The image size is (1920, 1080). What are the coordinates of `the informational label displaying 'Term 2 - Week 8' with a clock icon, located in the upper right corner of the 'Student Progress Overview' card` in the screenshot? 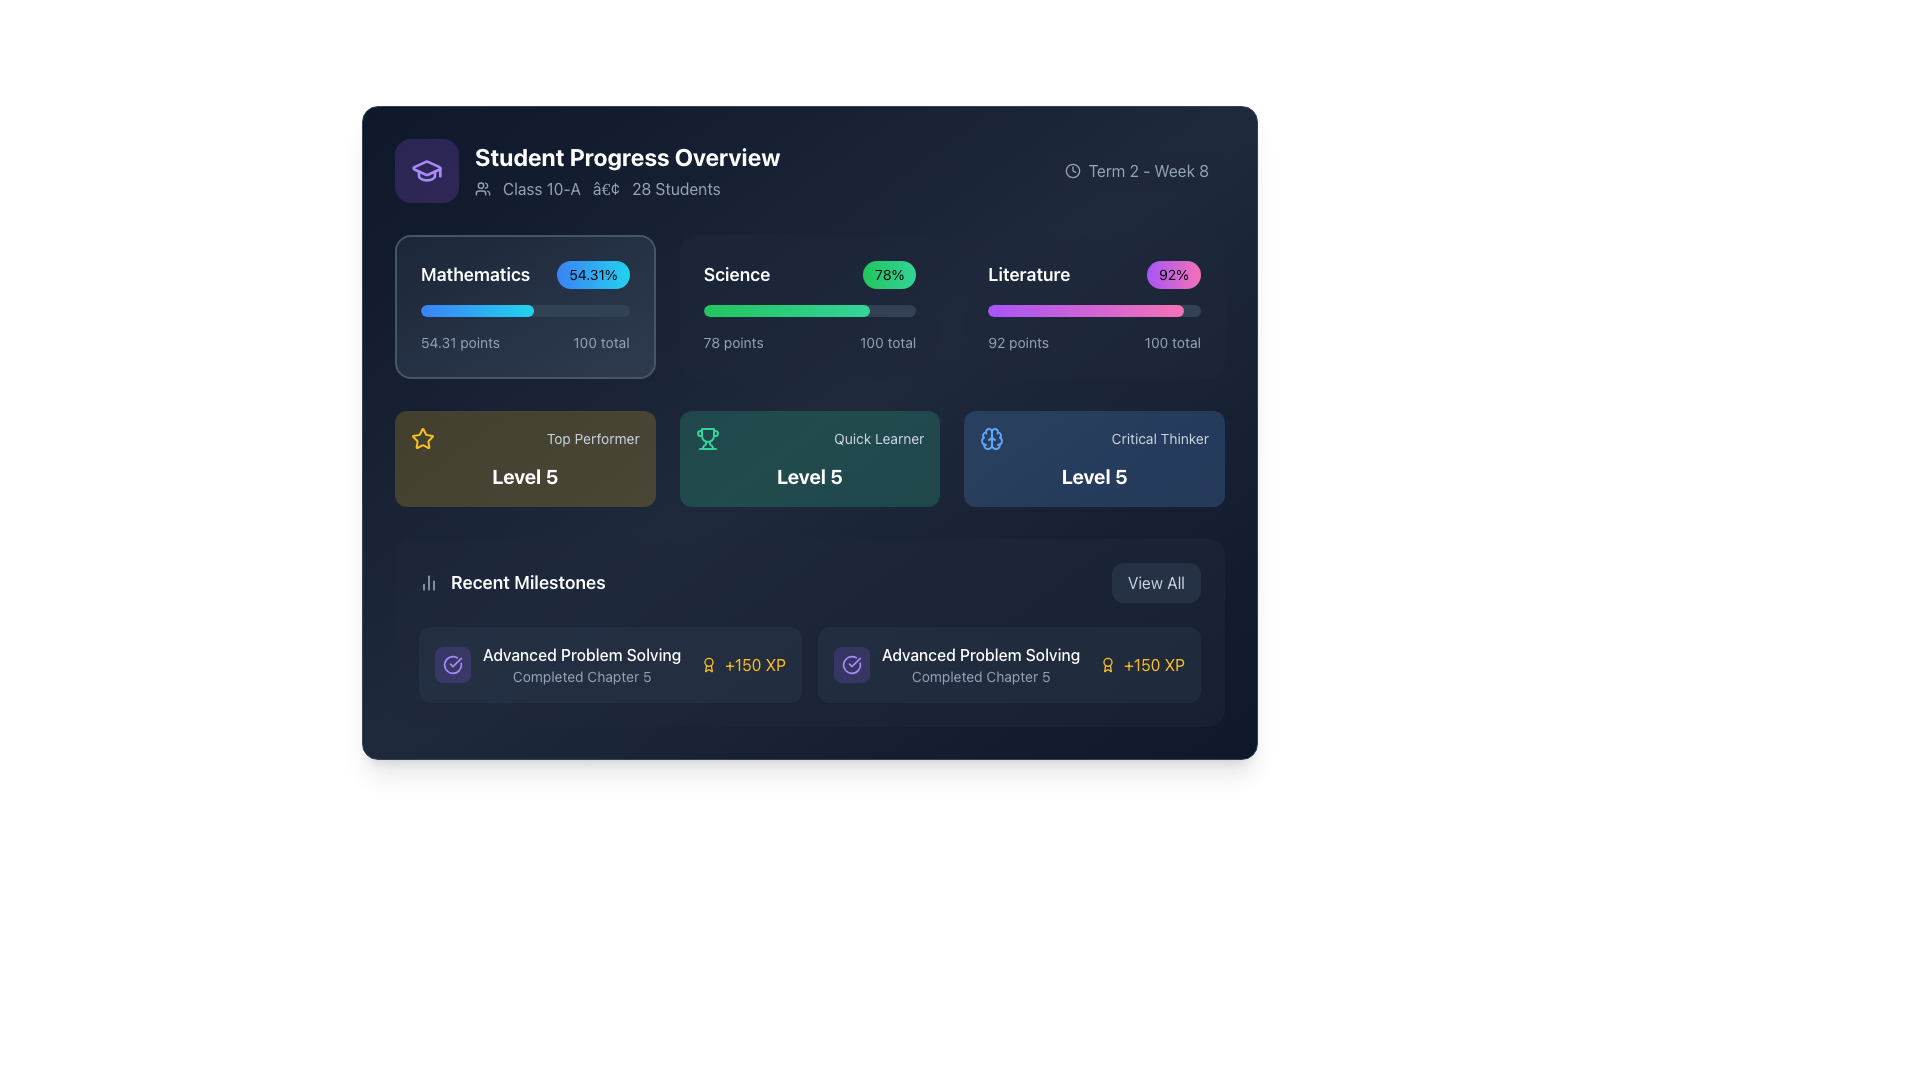 It's located at (1136, 169).